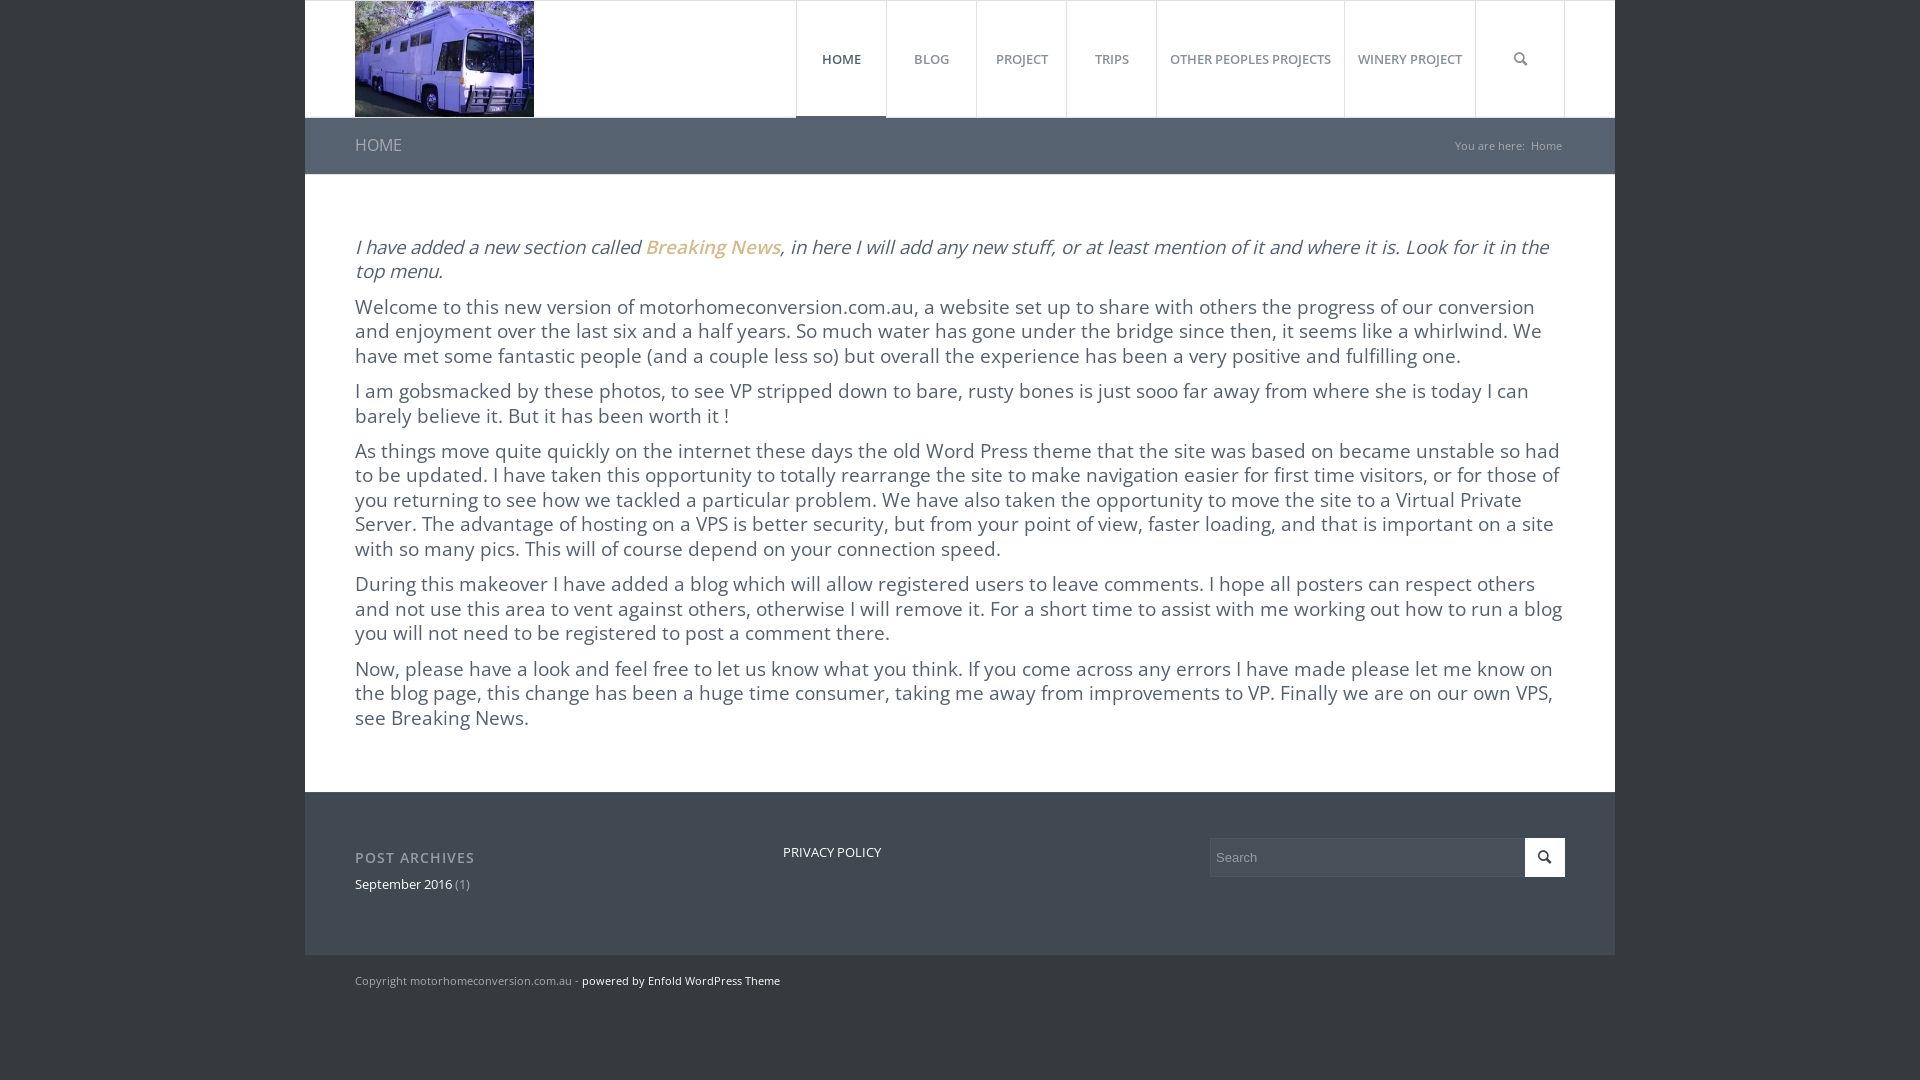  What do you see at coordinates (402, 882) in the screenshot?
I see `'September 2016'` at bounding box center [402, 882].